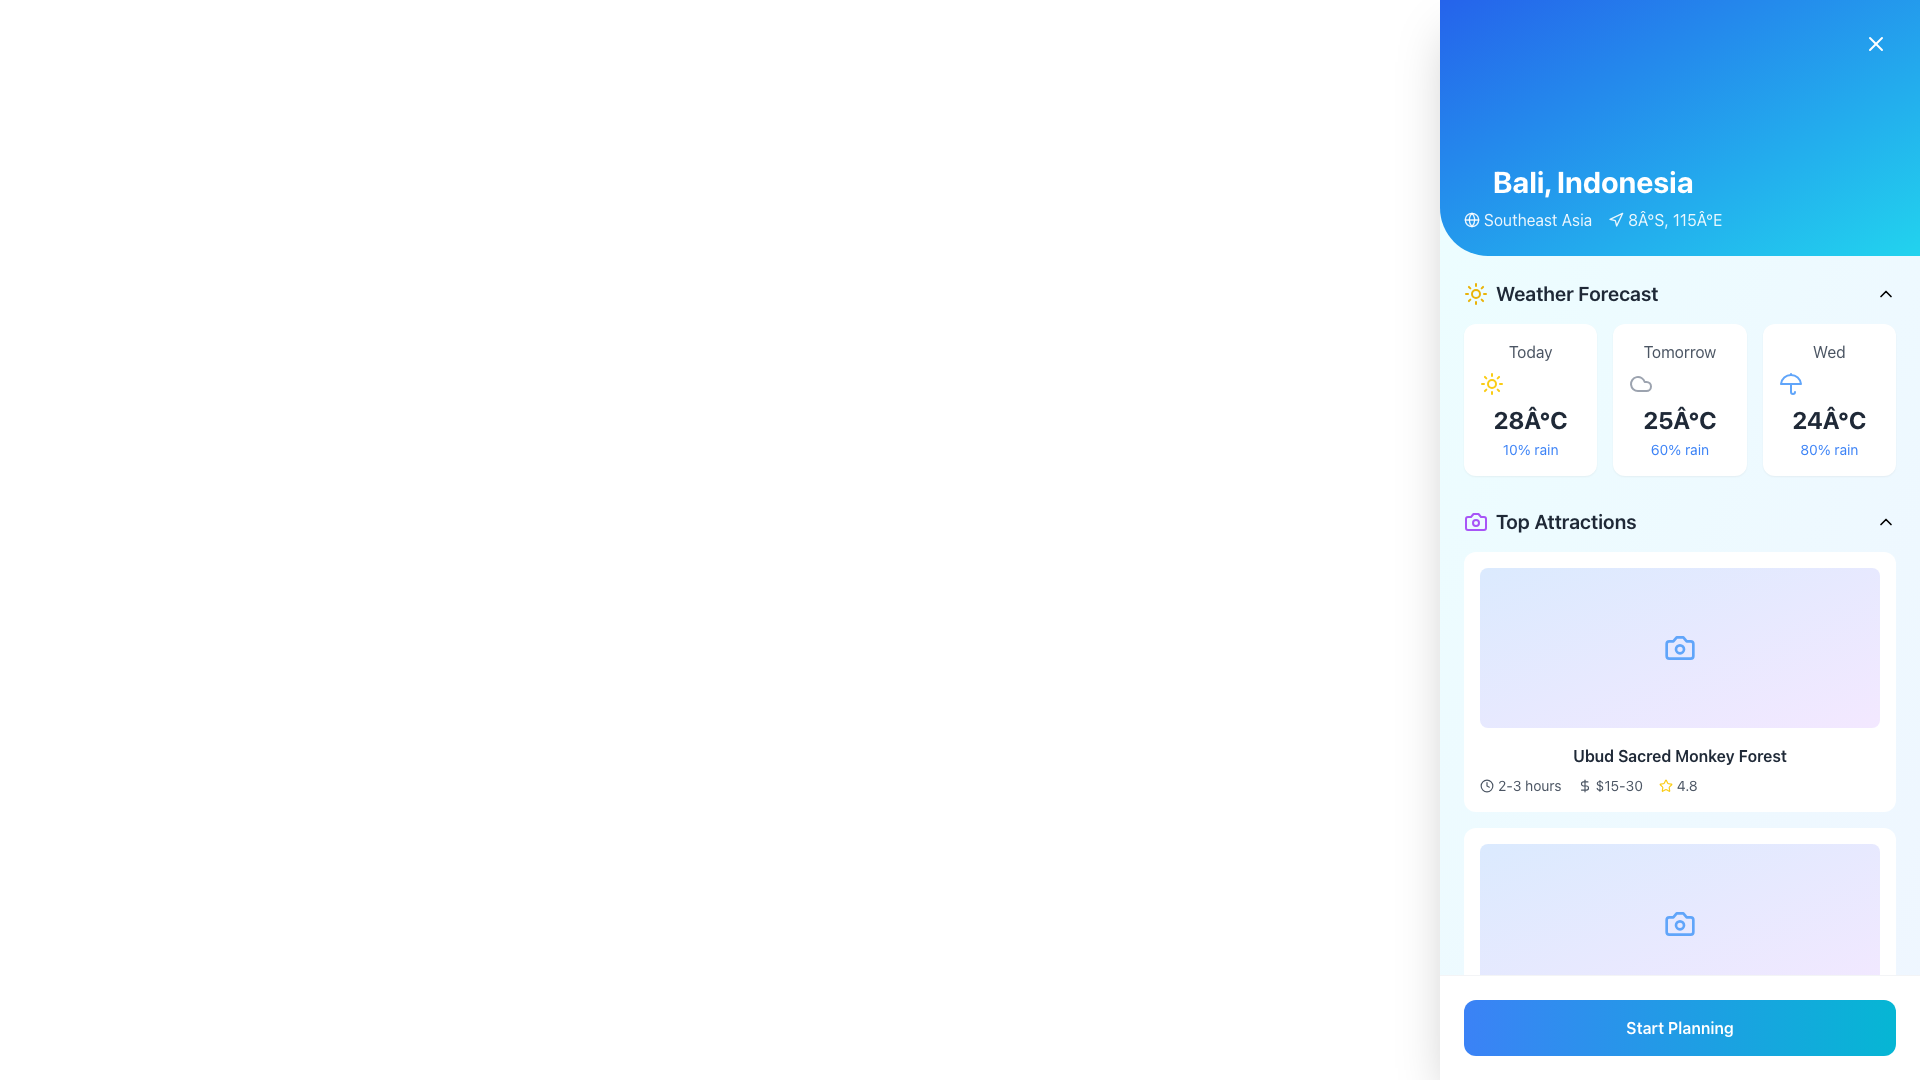 The width and height of the screenshot is (1920, 1080). Describe the element at coordinates (1610, 1060) in the screenshot. I see `price range displayed as '$15-30' in the label located between the '2-3 hours' text and the '4.8' rating text for the Ubud Sacred Monkey Forest` at that location.